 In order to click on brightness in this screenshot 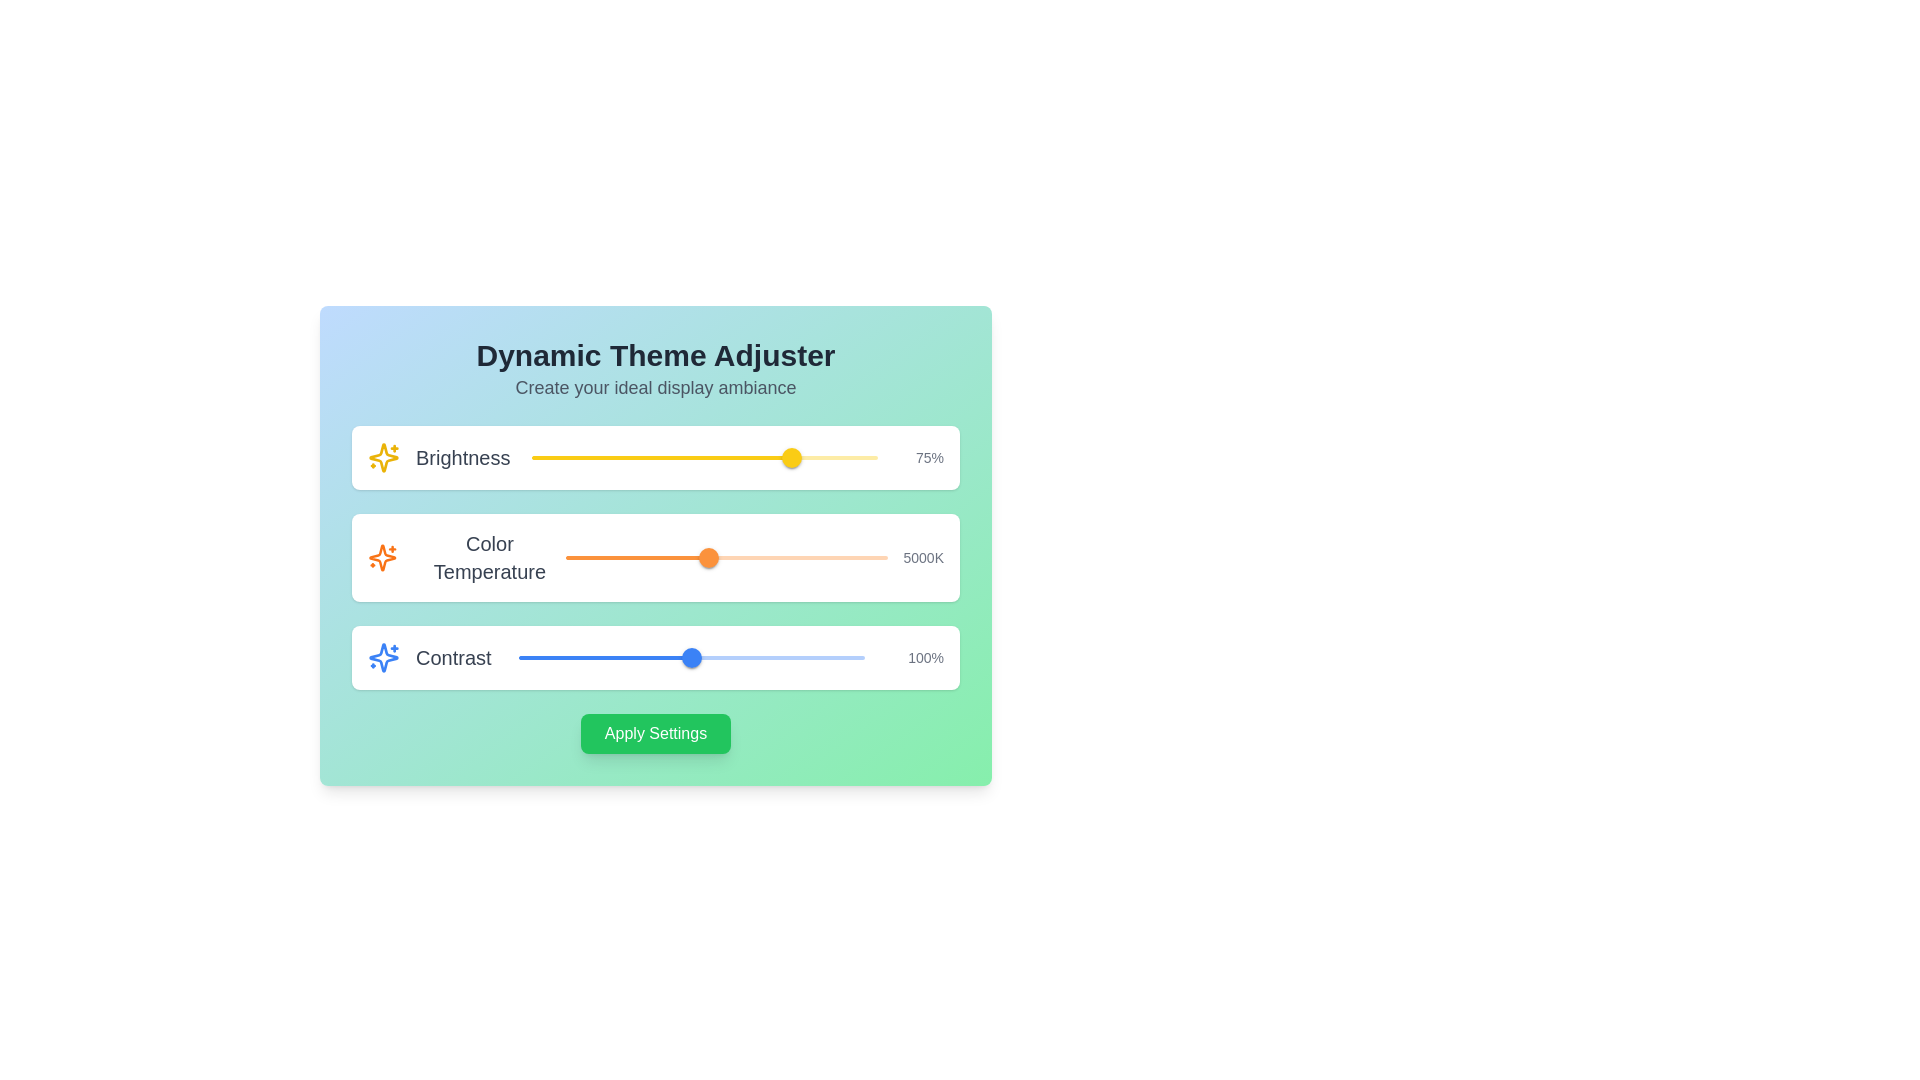, I will do `click(805, 458)`.